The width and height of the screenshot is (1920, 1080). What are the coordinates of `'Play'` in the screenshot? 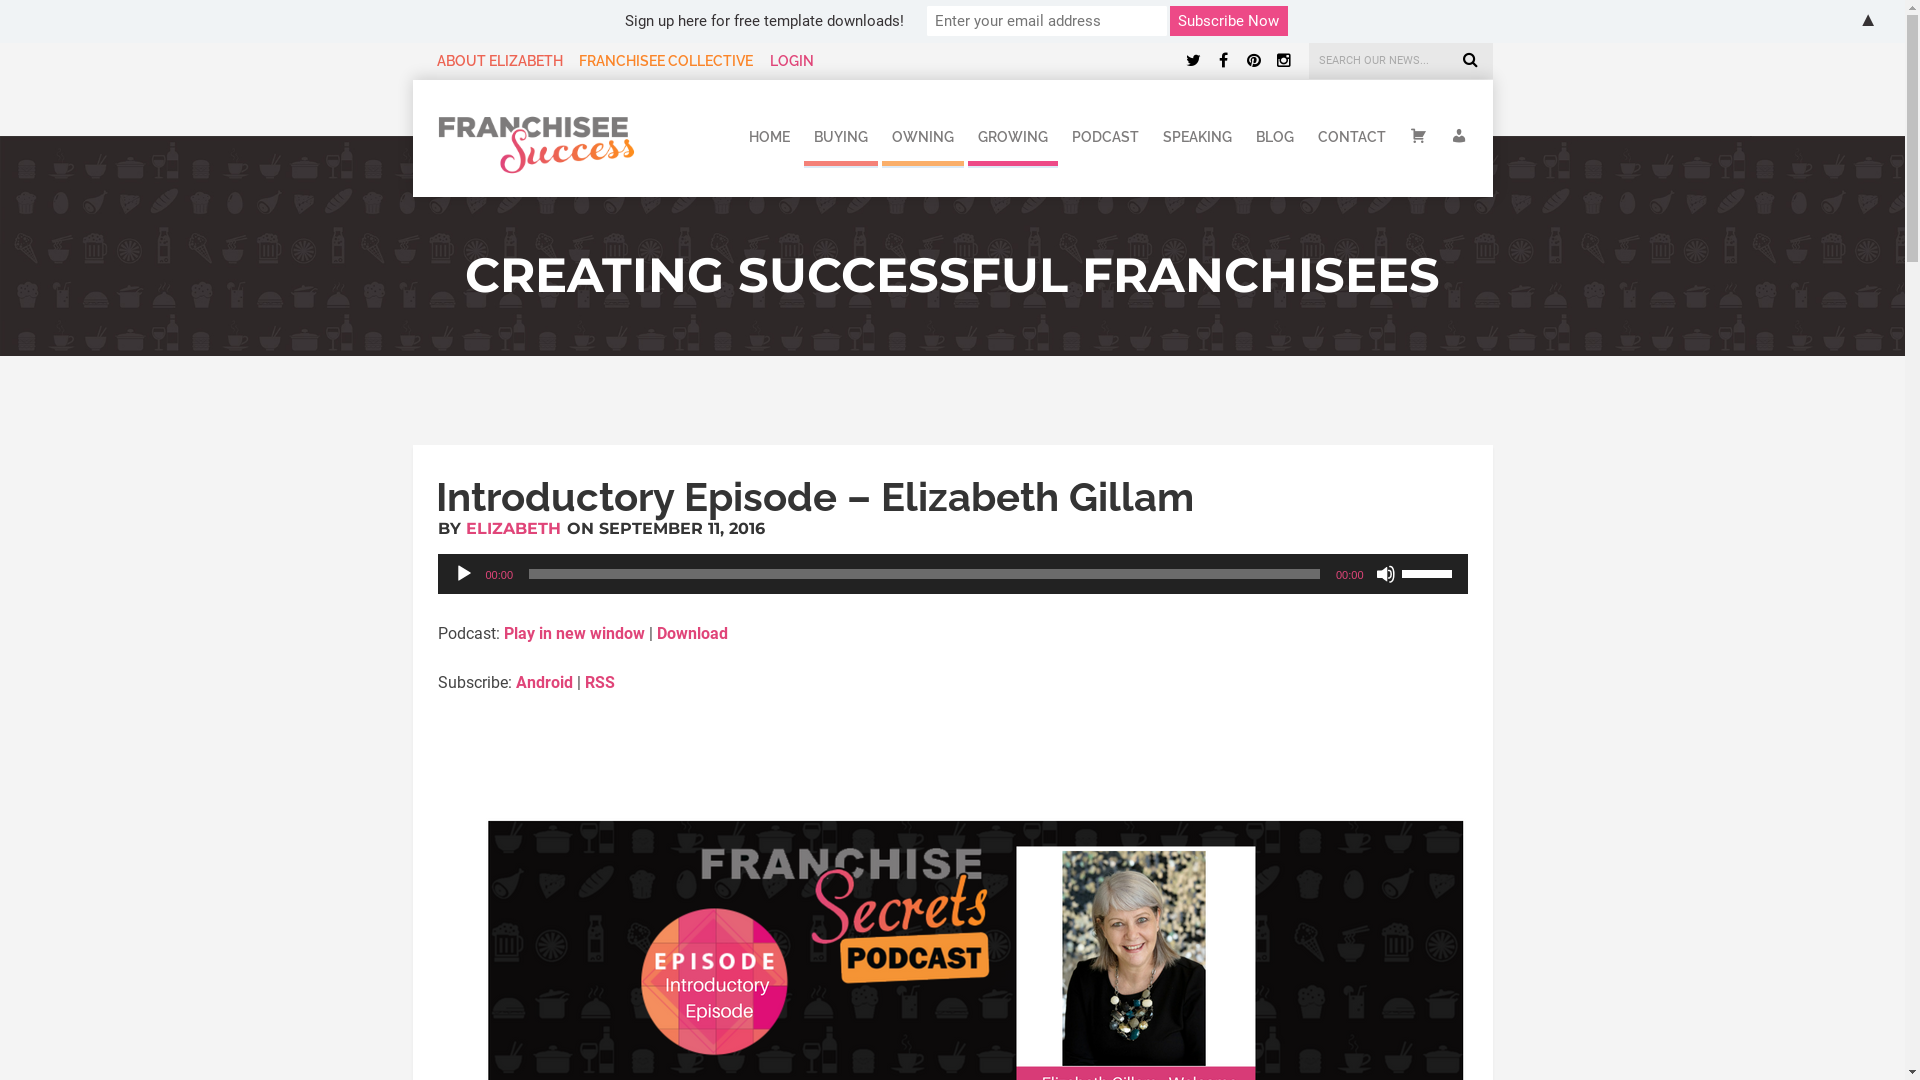 It's located at (463, 574).